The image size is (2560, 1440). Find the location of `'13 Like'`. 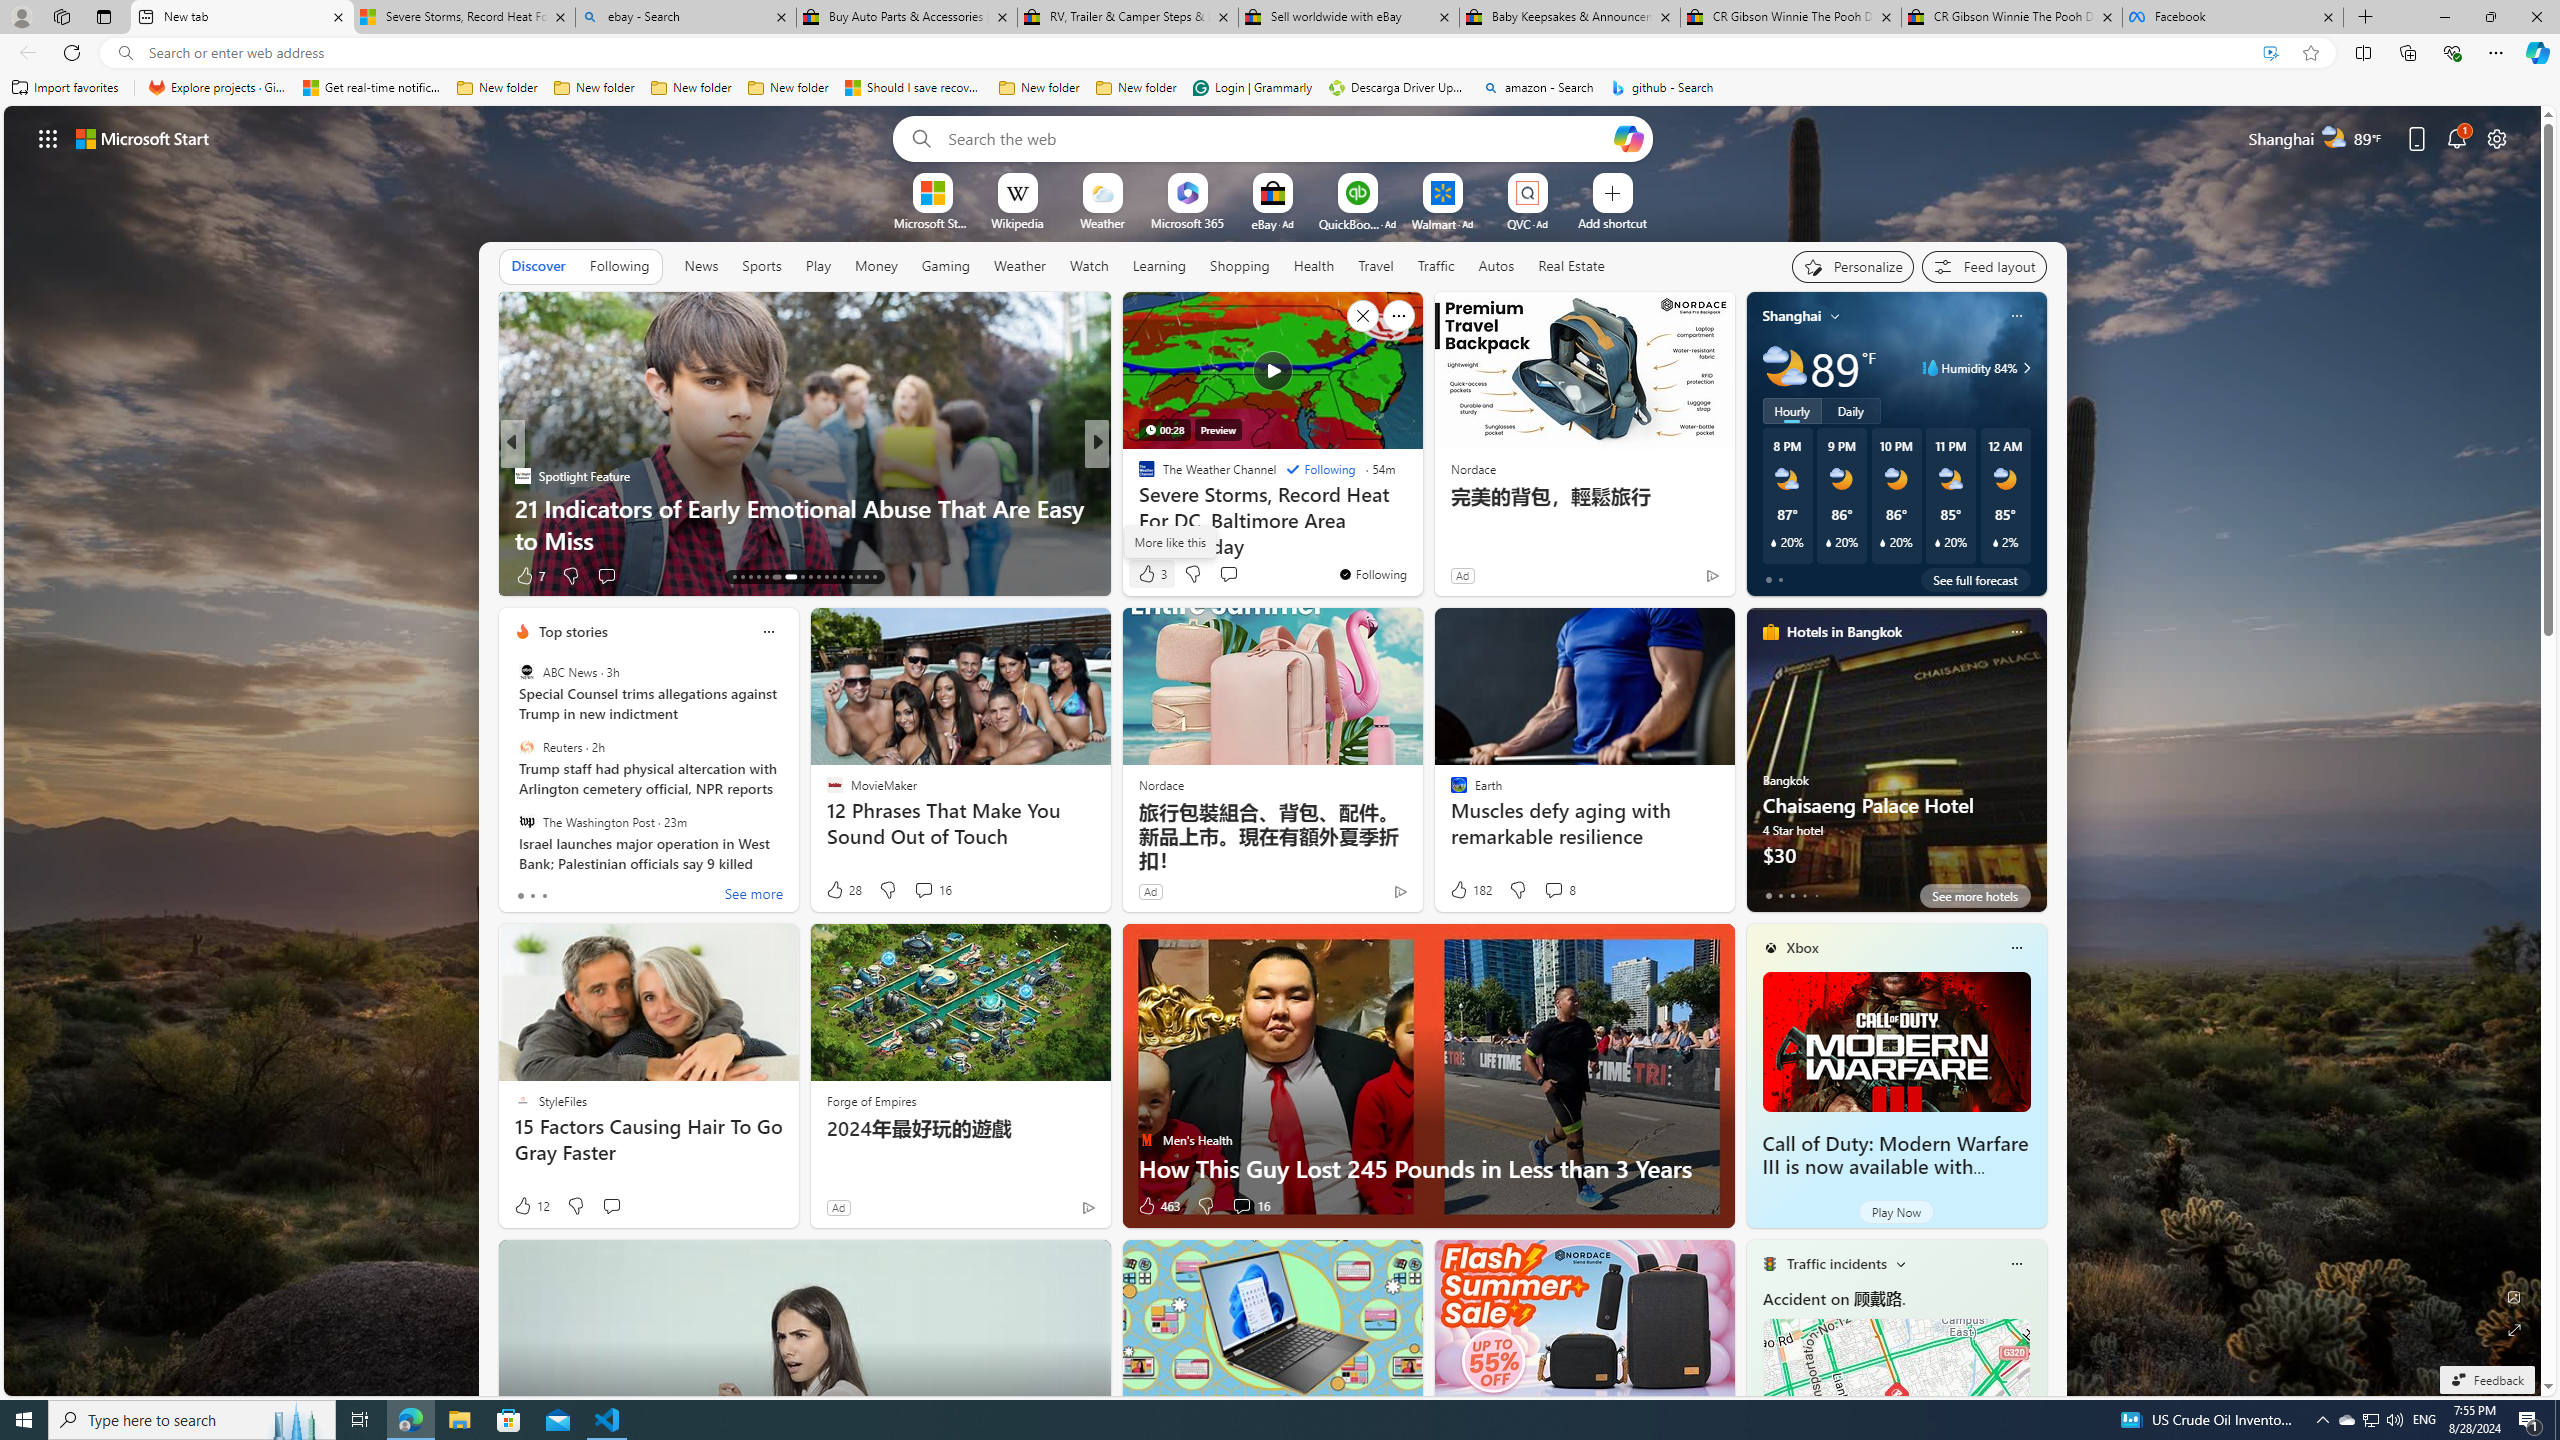

'13 Like' is located at coordinates (1147, 575).